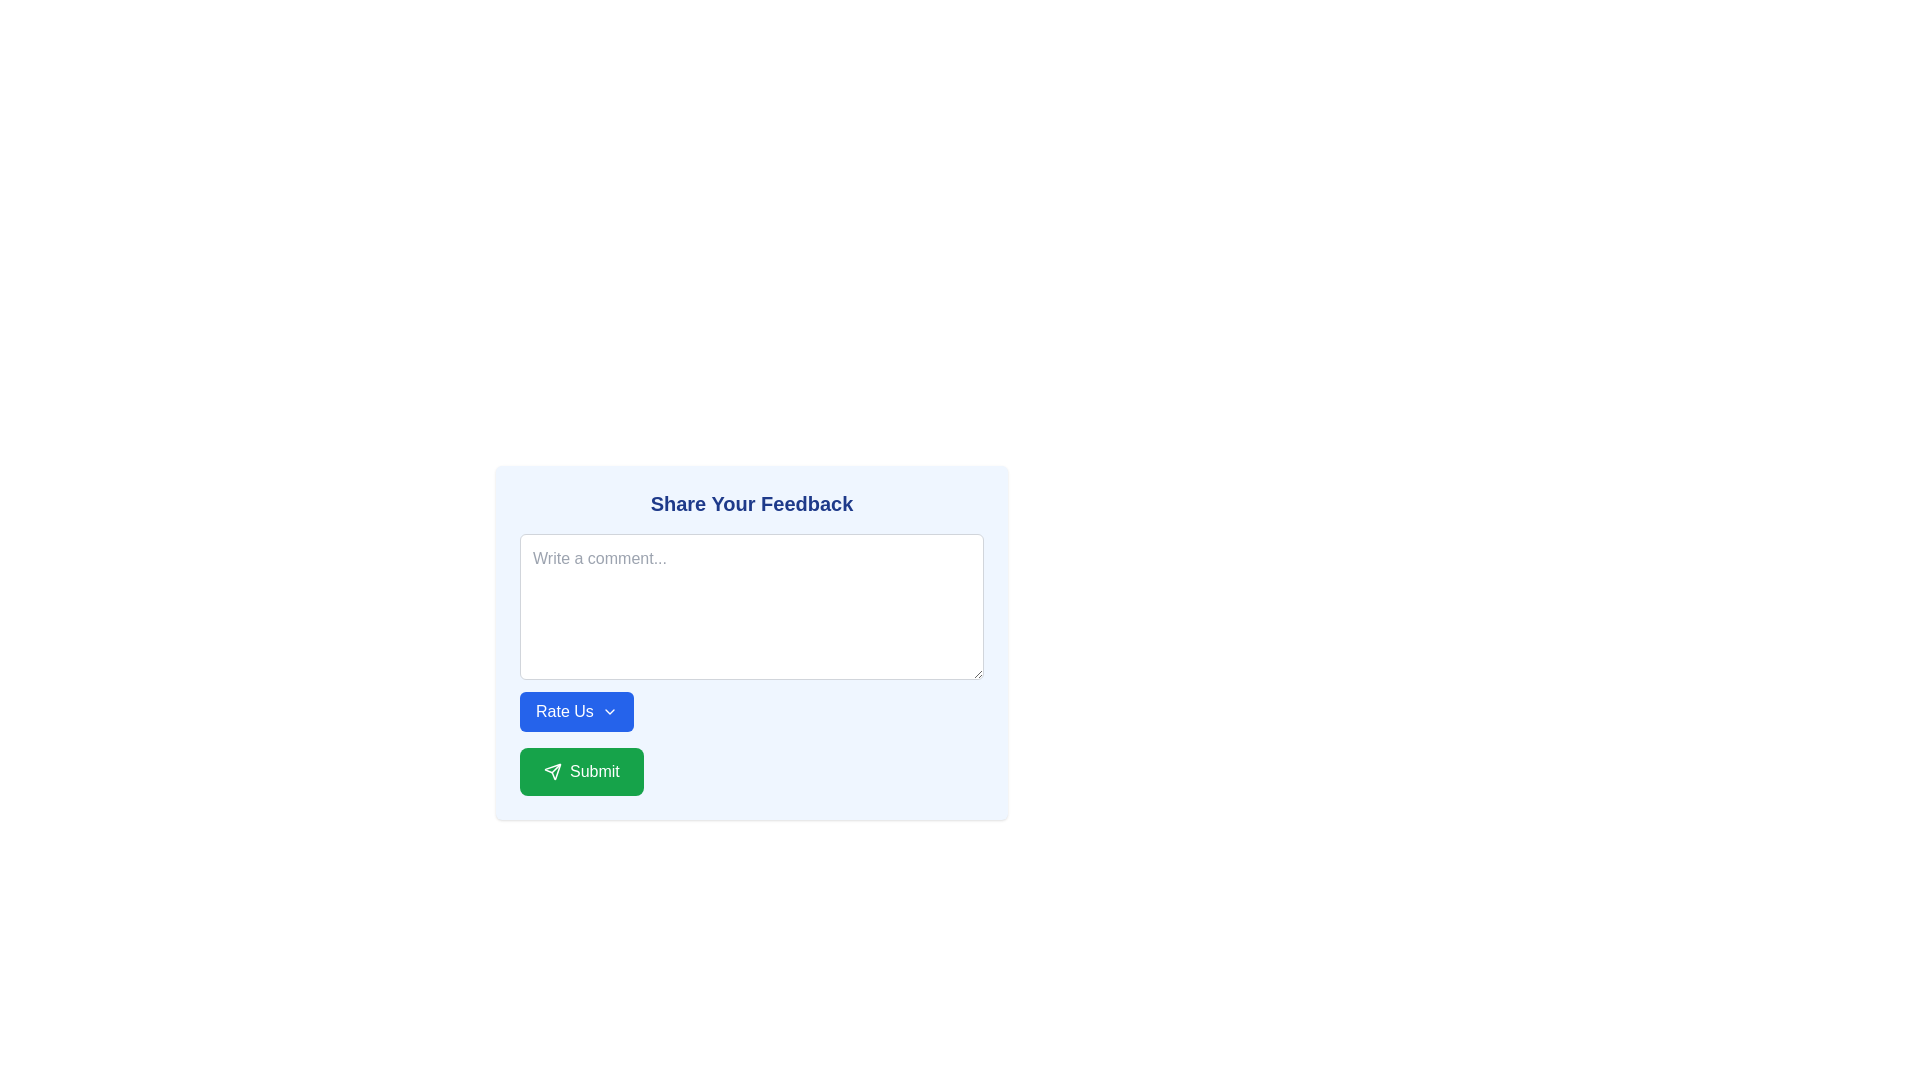 The image size is (1920, 1080). What do you see at coordinates (552, 770) in the screenshot?
I see `the stylized arrow icon within the green 'Submit' button located at the lower right corner of the feedback section` at bounding box center [552, 770].